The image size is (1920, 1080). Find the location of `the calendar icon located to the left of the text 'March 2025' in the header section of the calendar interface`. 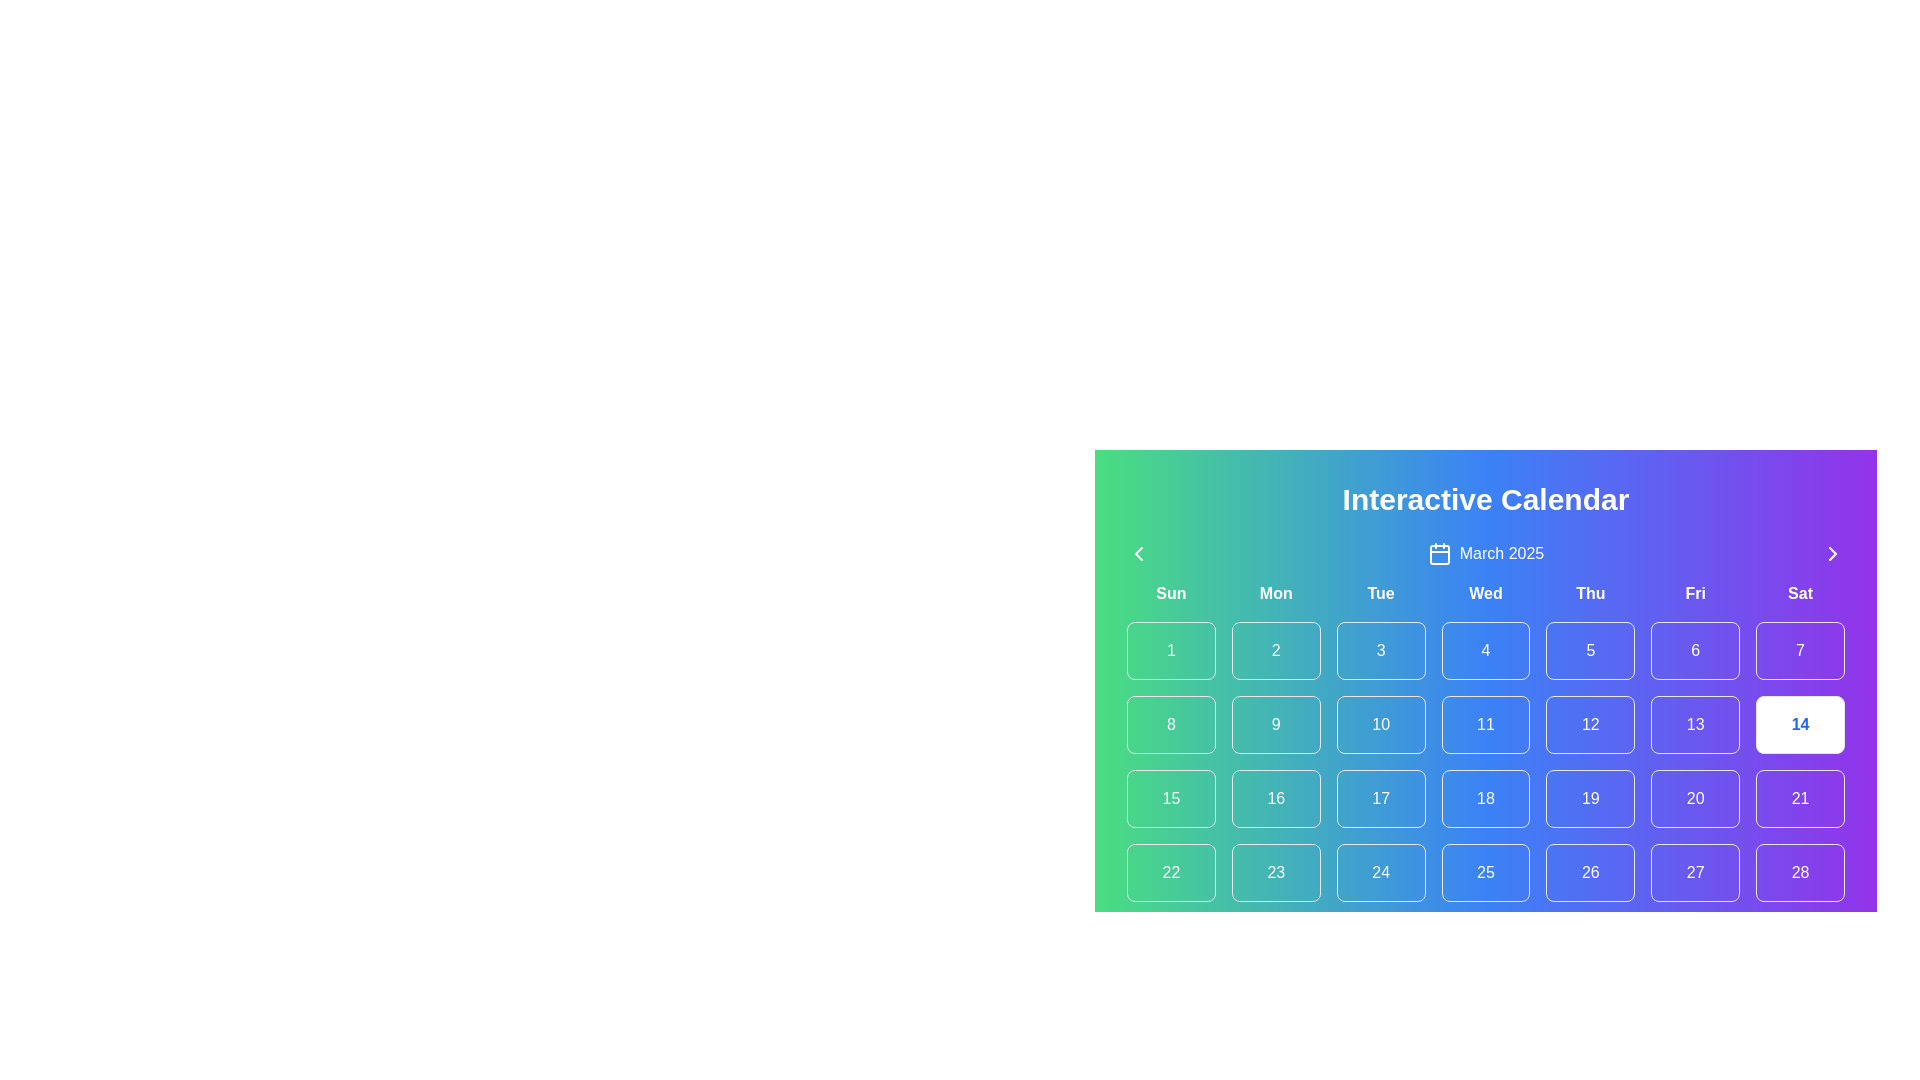

the calendar icon located to the left of the text 'March 2025' in the header section of the calendar interface is located at coordinates (1438, 554).